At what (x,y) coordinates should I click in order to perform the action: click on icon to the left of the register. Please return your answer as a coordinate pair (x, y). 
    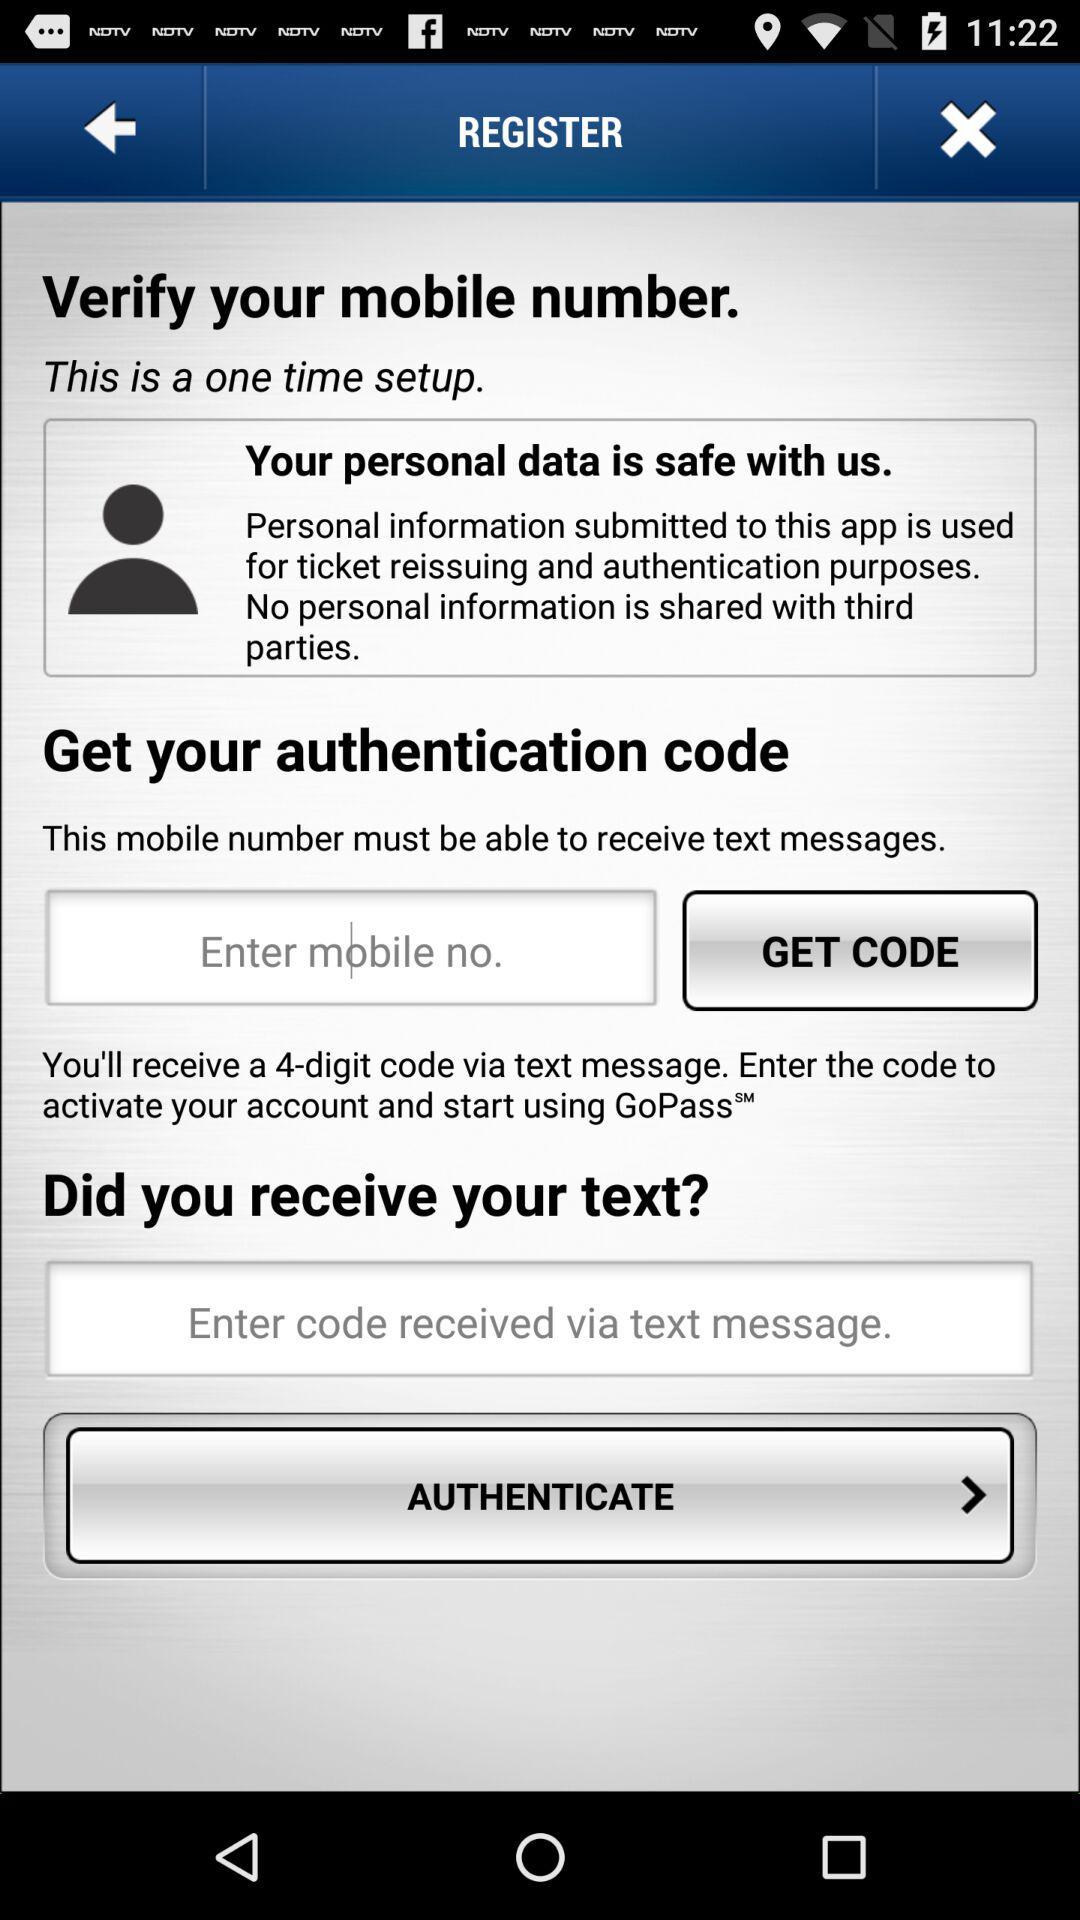
    Looking at the image, I should click on (114, 129).